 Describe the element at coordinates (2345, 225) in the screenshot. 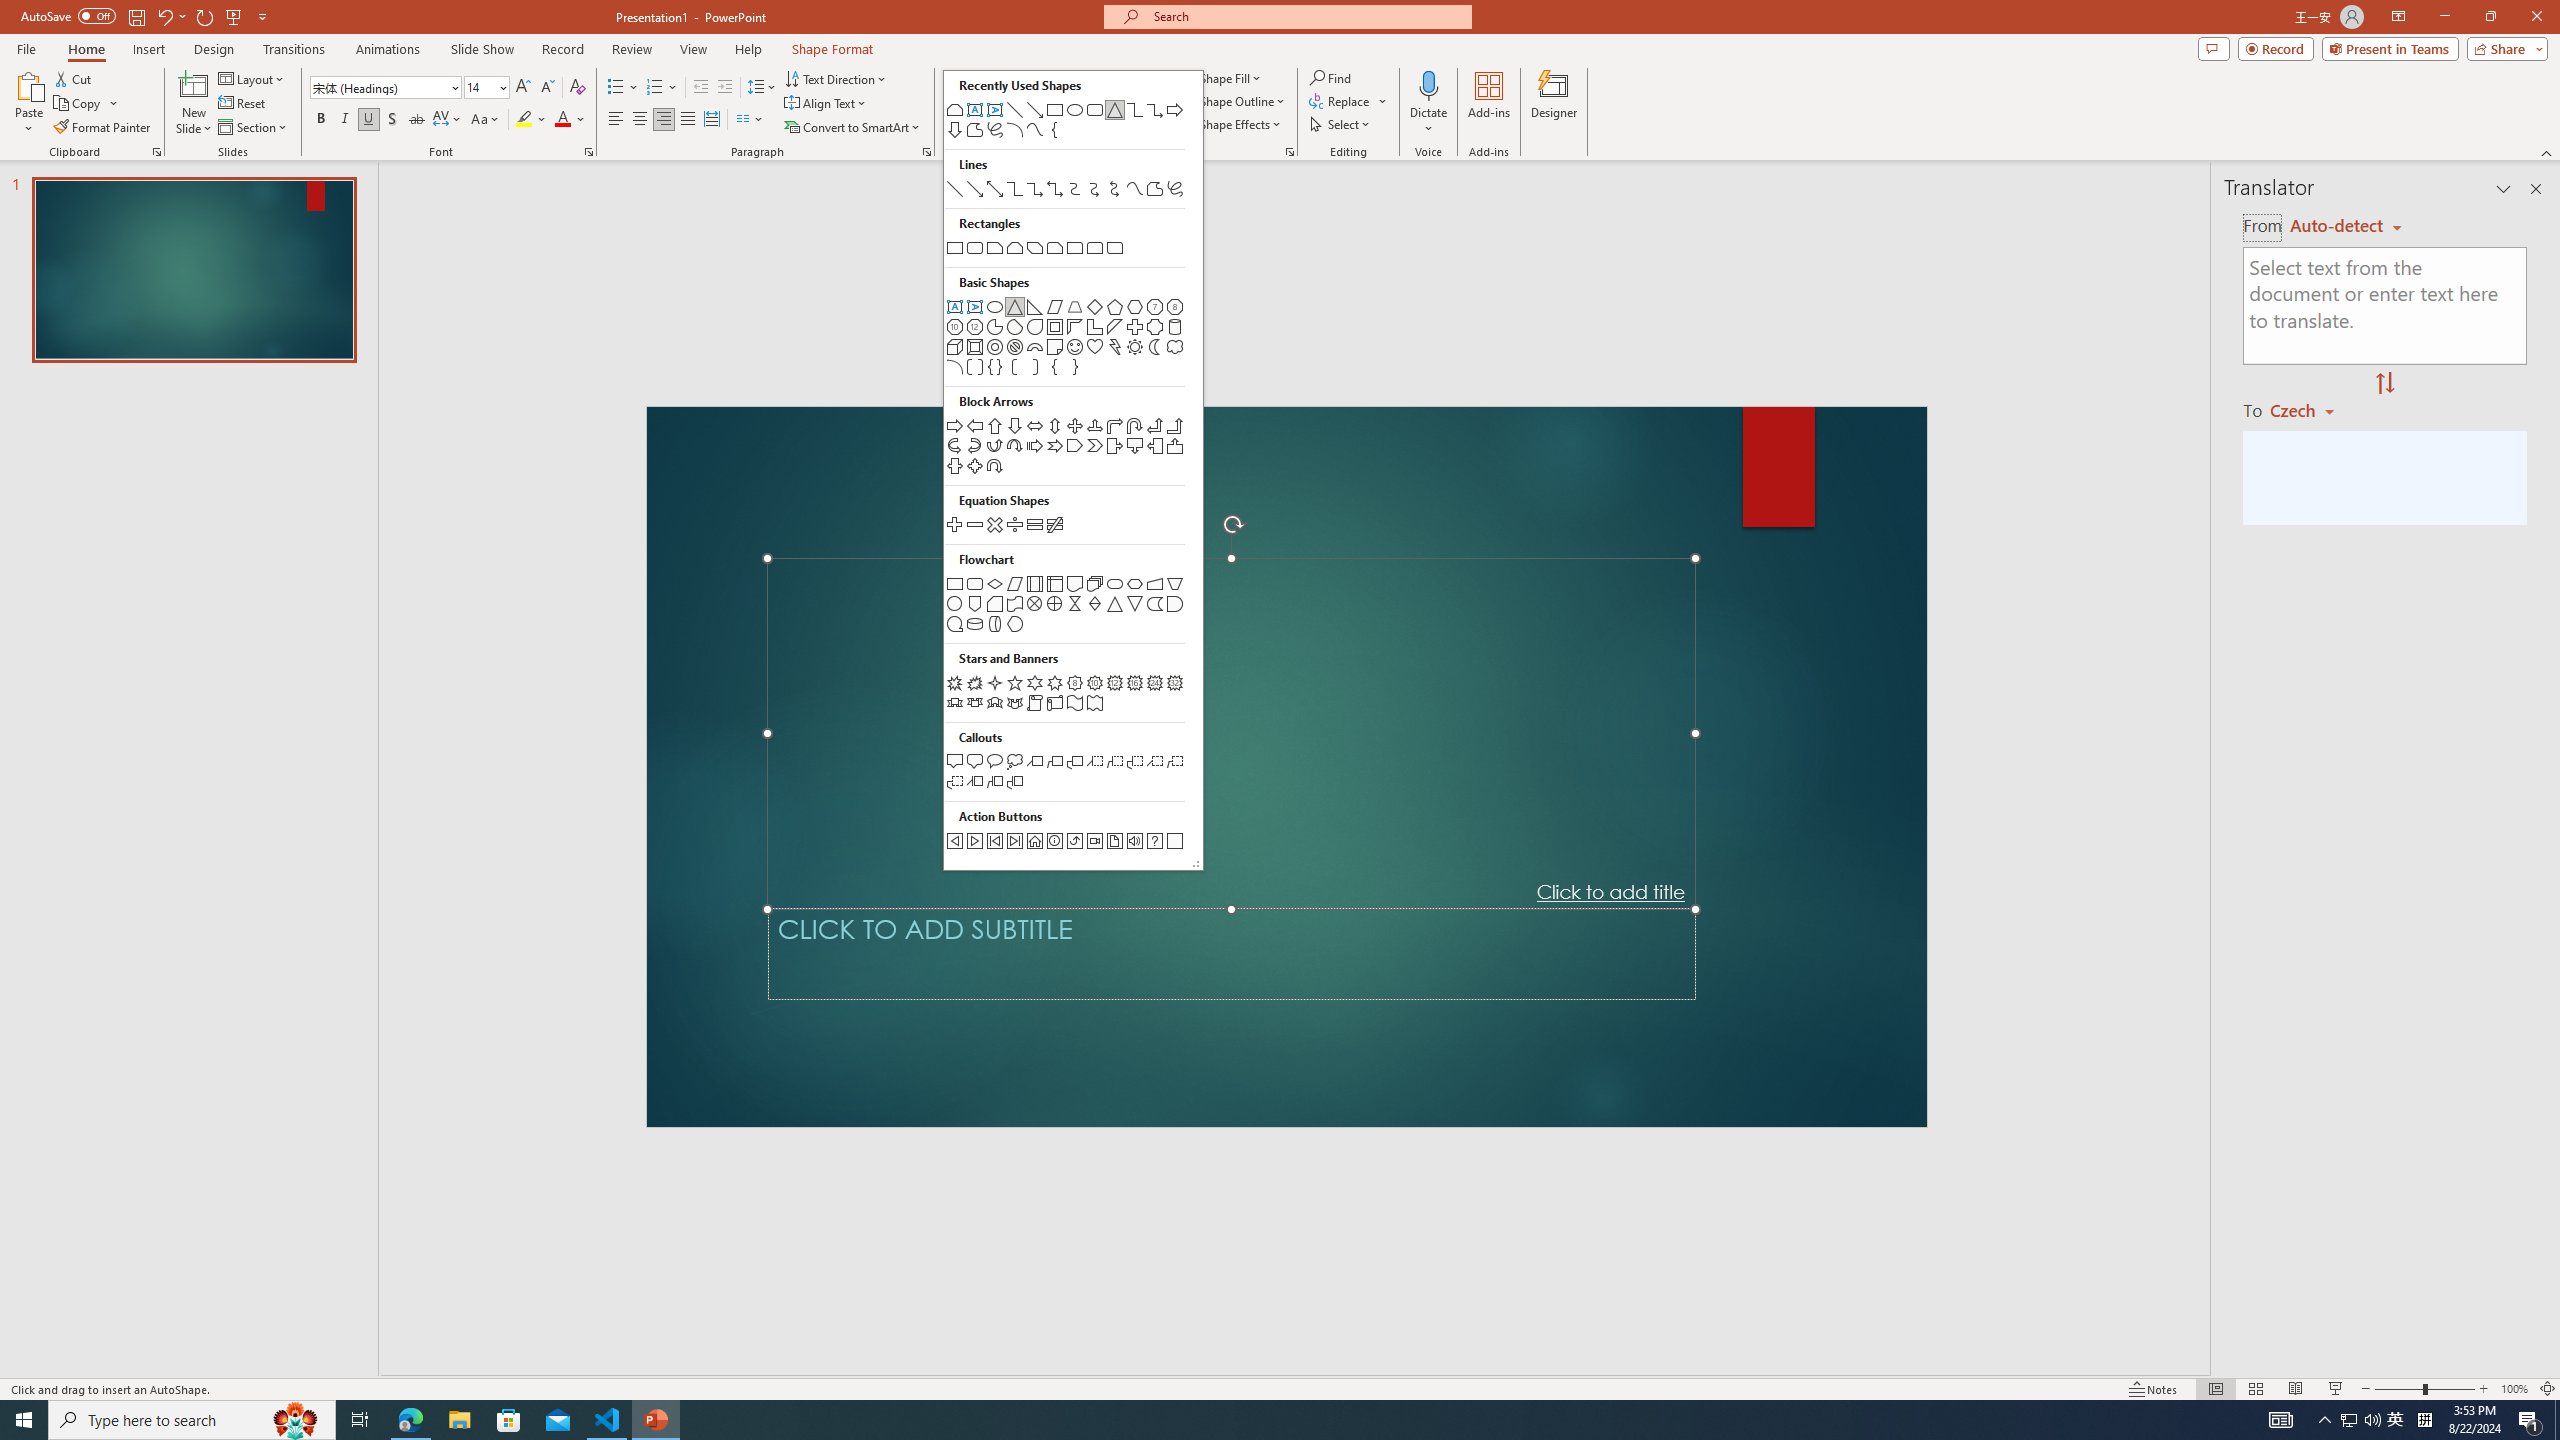

I see `'Auto-detect'` at that location.